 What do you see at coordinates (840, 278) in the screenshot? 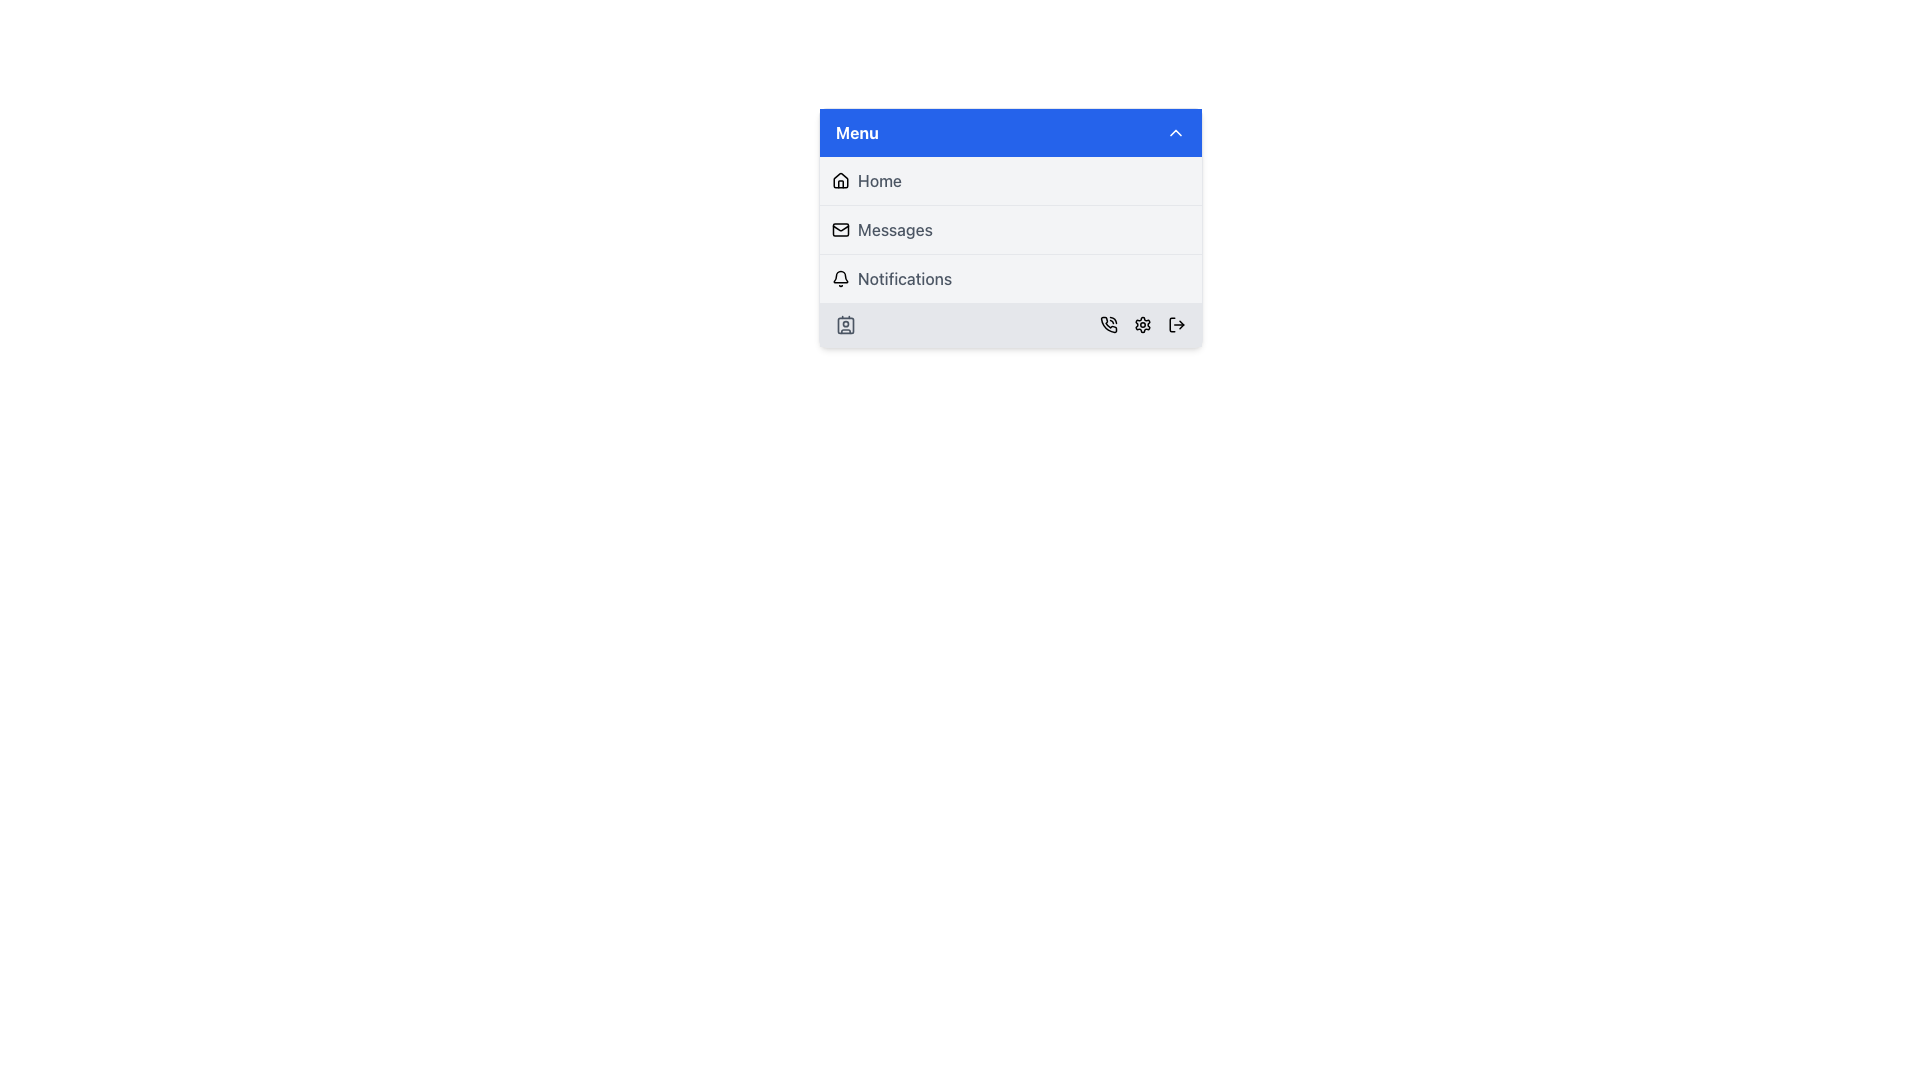
I see `the notification indicator icon located to the left of the 'Notifications' menu entry, positioned below 'Home' and 'Messages' and above additional icons` at bounding box center [840, 278].